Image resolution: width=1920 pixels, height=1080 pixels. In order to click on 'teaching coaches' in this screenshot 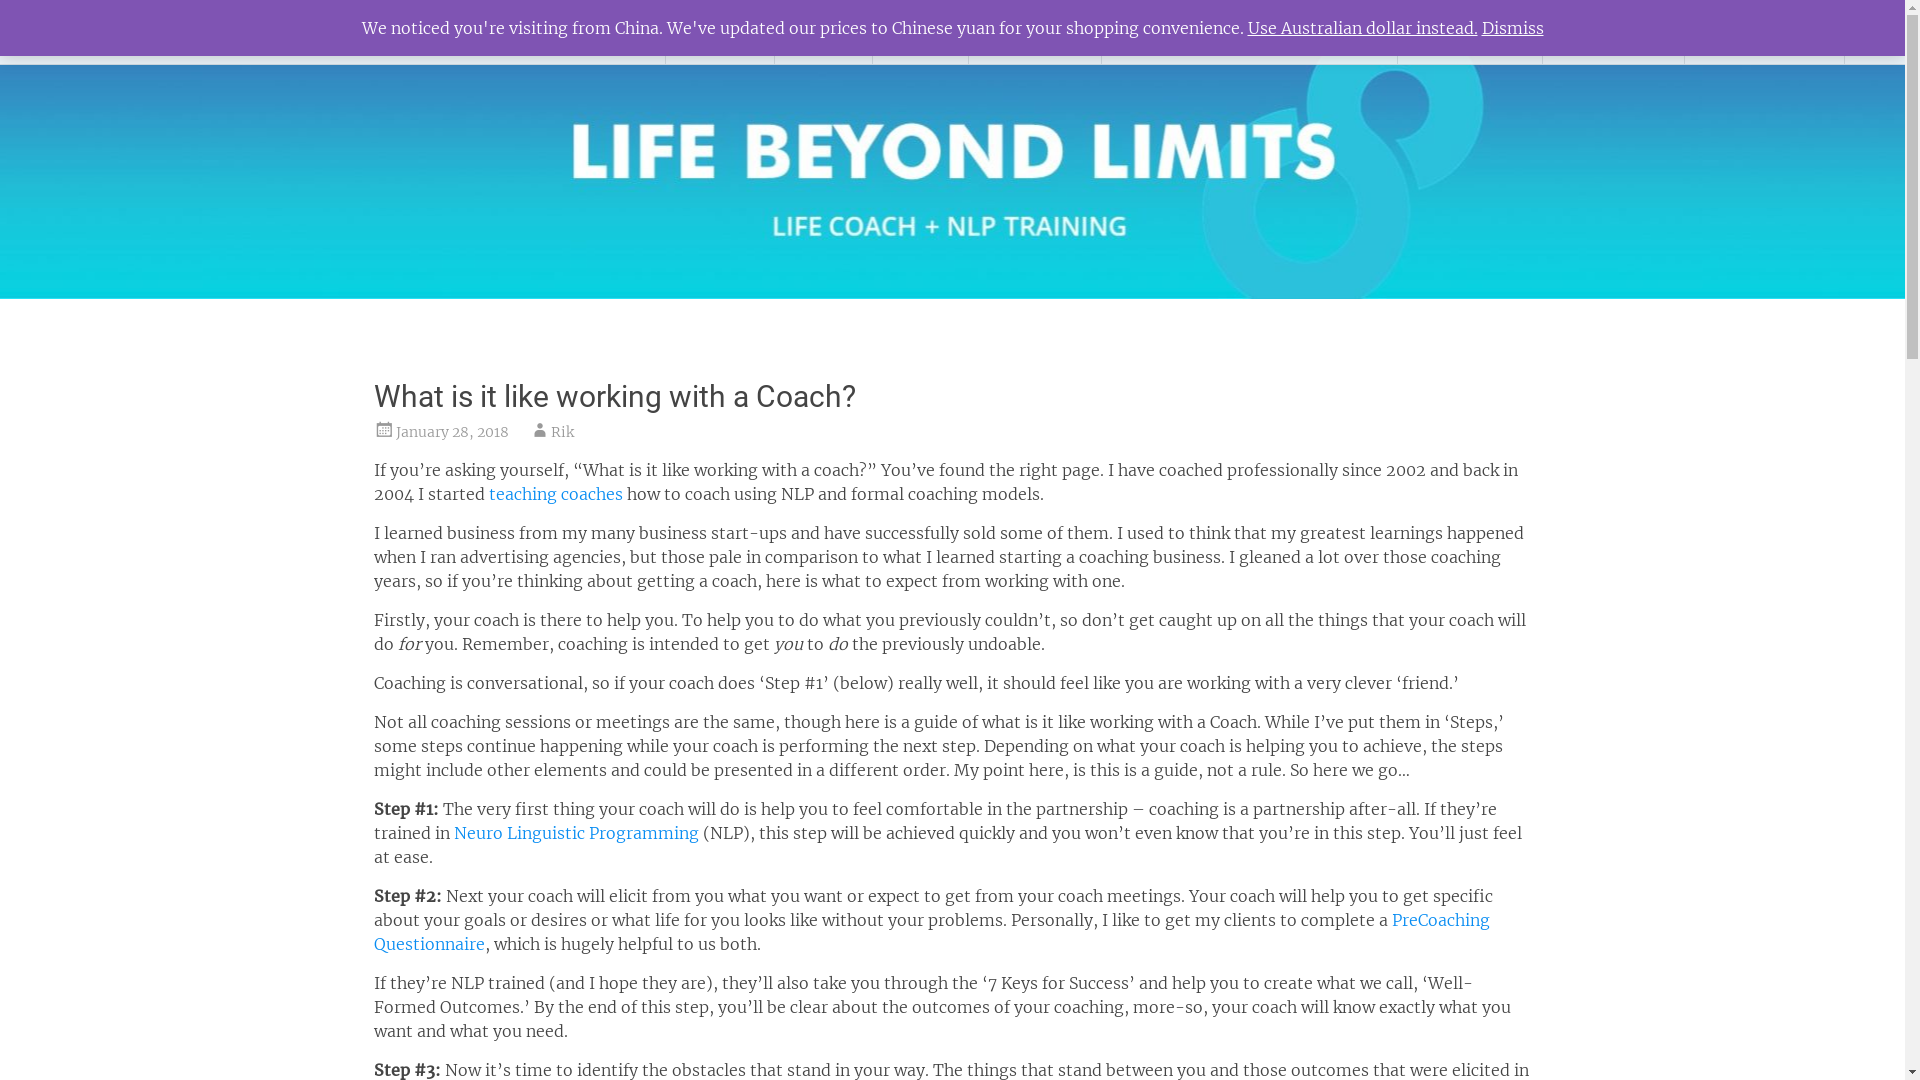, I will do `click(488, 493)`.